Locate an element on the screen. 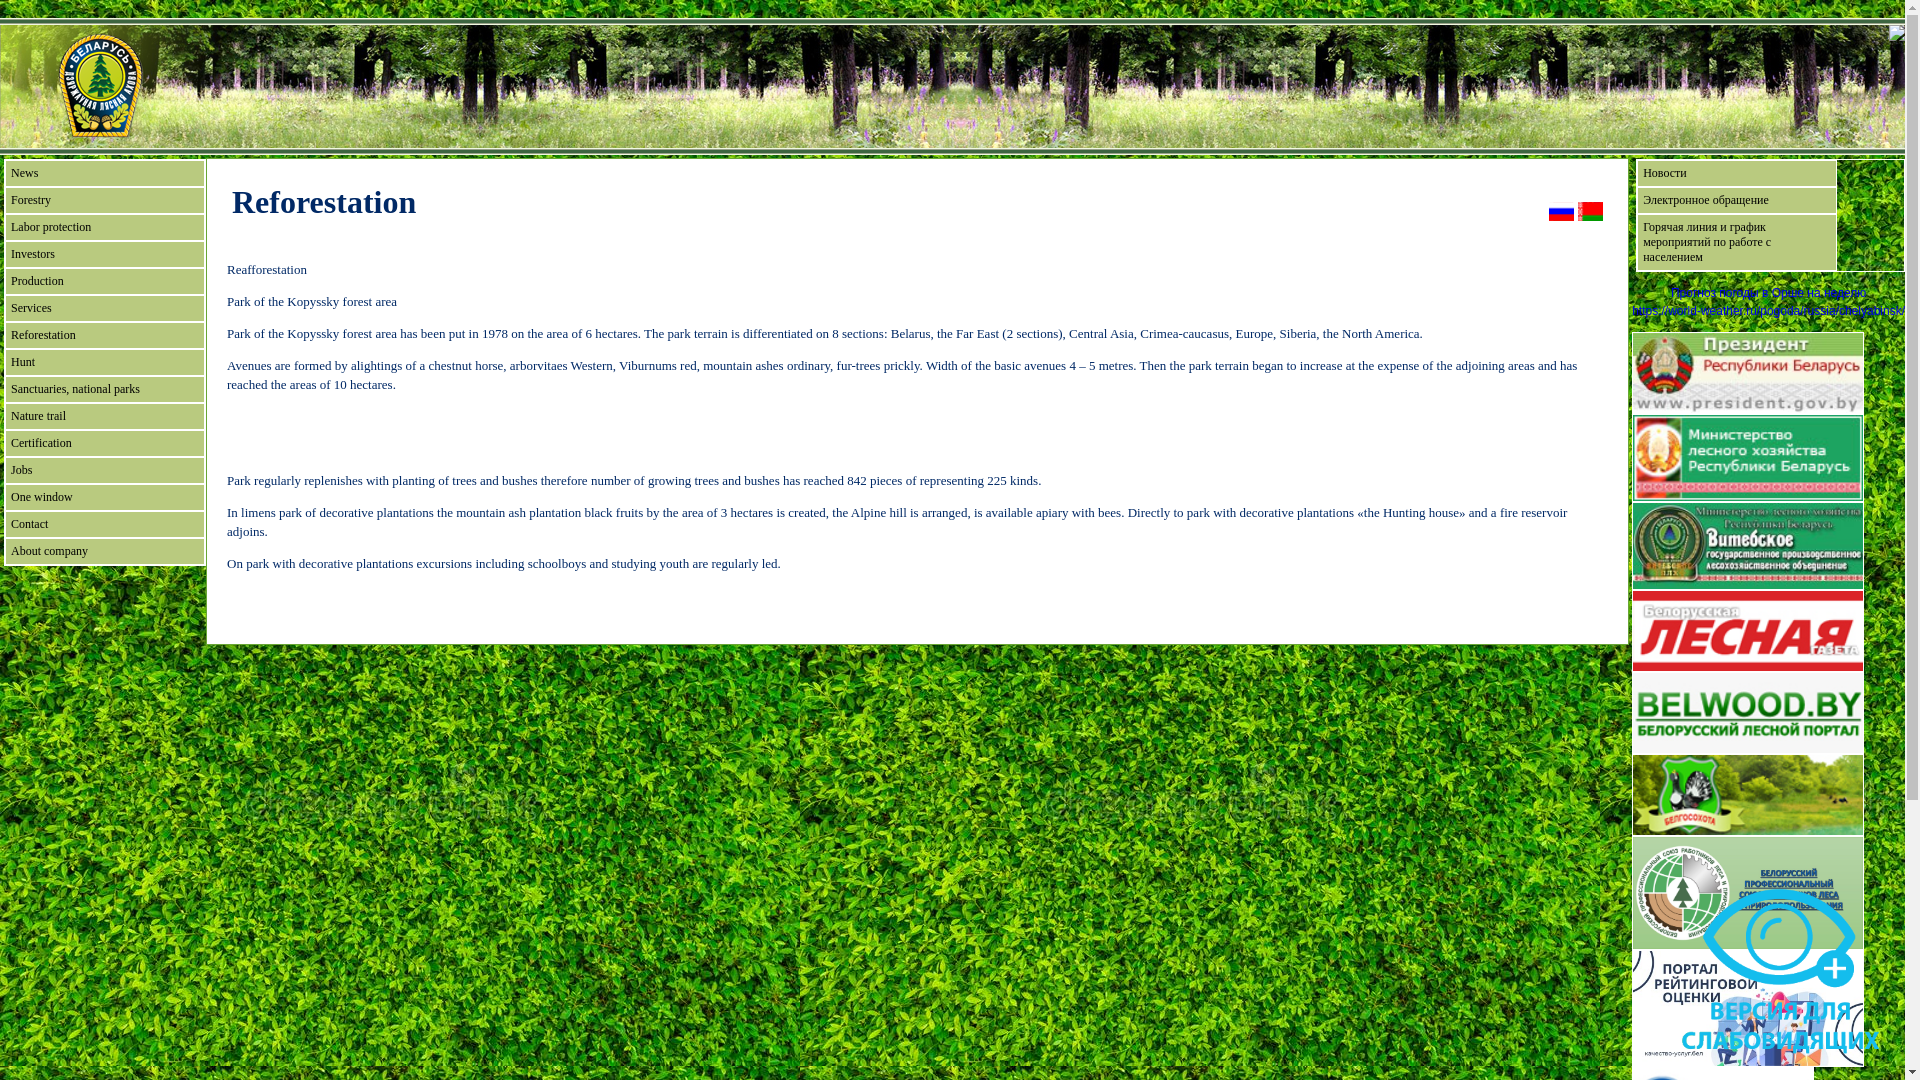  'Forestry' is located at coordinates (4, 200).